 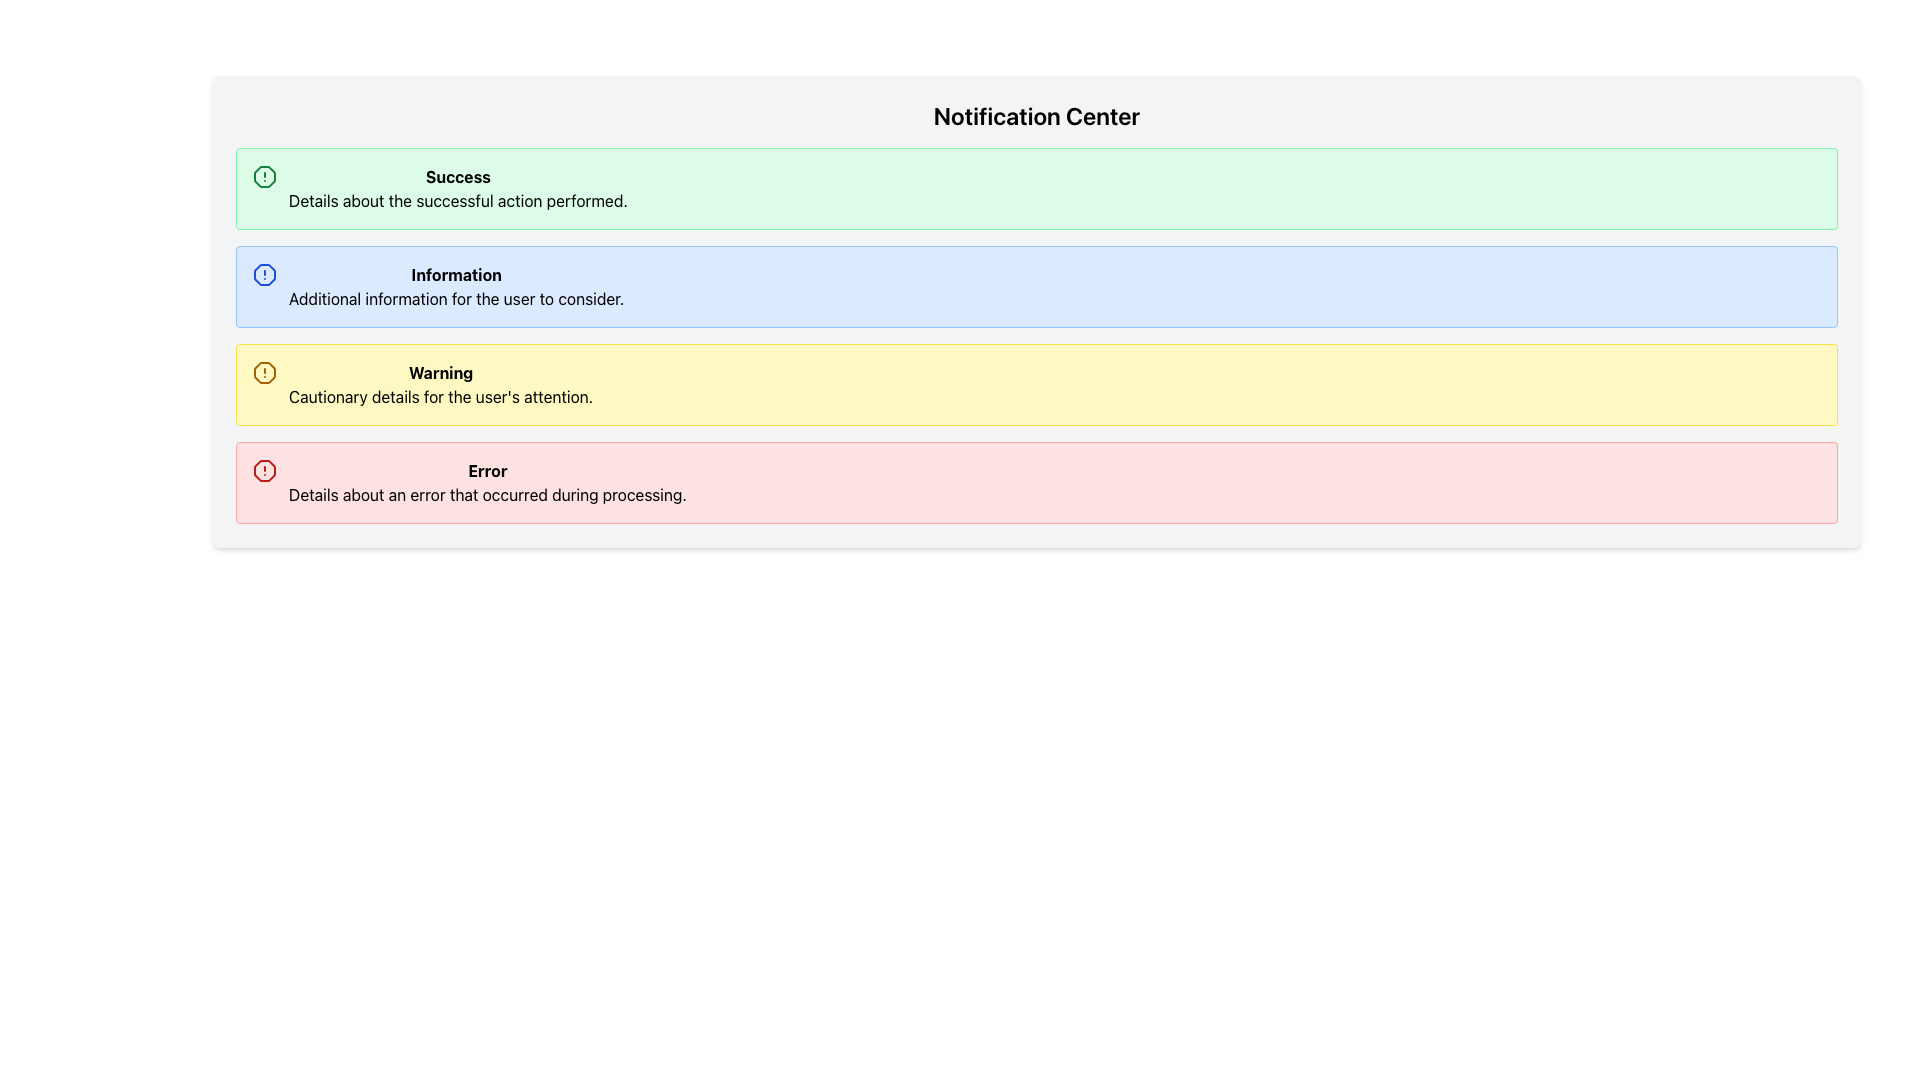 I want to click on the textual phrase 'Cautionary details for the user's attention.' displayed in black text on a yellow background, located directly below the bolded 'Warning' label, so click(x=440, y=397).